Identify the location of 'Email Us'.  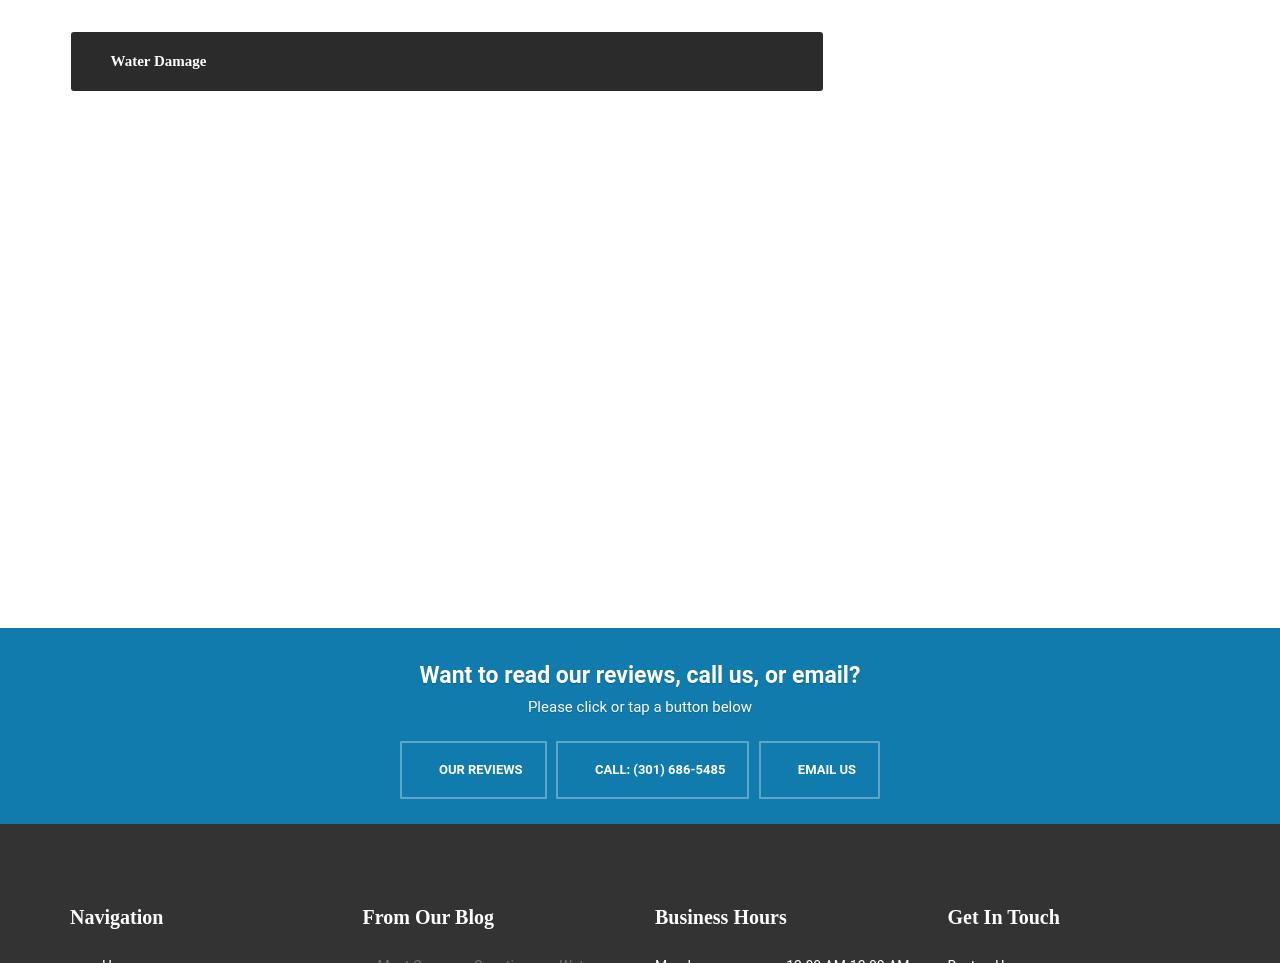
(796, 768).